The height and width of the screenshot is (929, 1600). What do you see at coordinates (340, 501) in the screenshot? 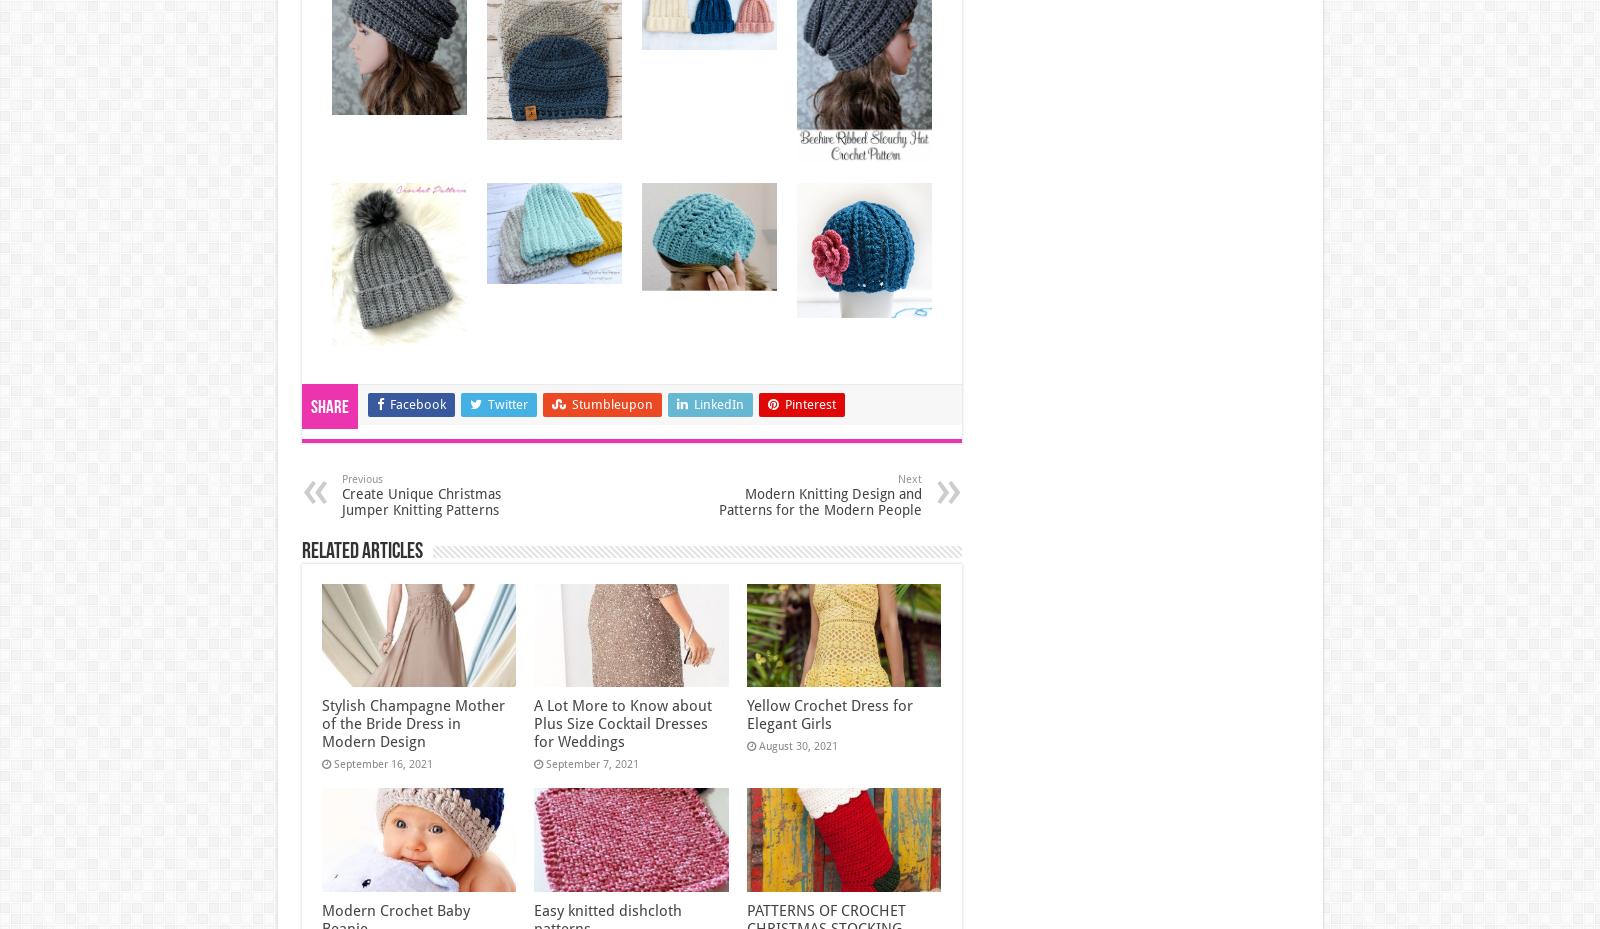
I see `'Create Unique Christmas Jumper Knitting
Patterns'` at bounding box center [340, 501].